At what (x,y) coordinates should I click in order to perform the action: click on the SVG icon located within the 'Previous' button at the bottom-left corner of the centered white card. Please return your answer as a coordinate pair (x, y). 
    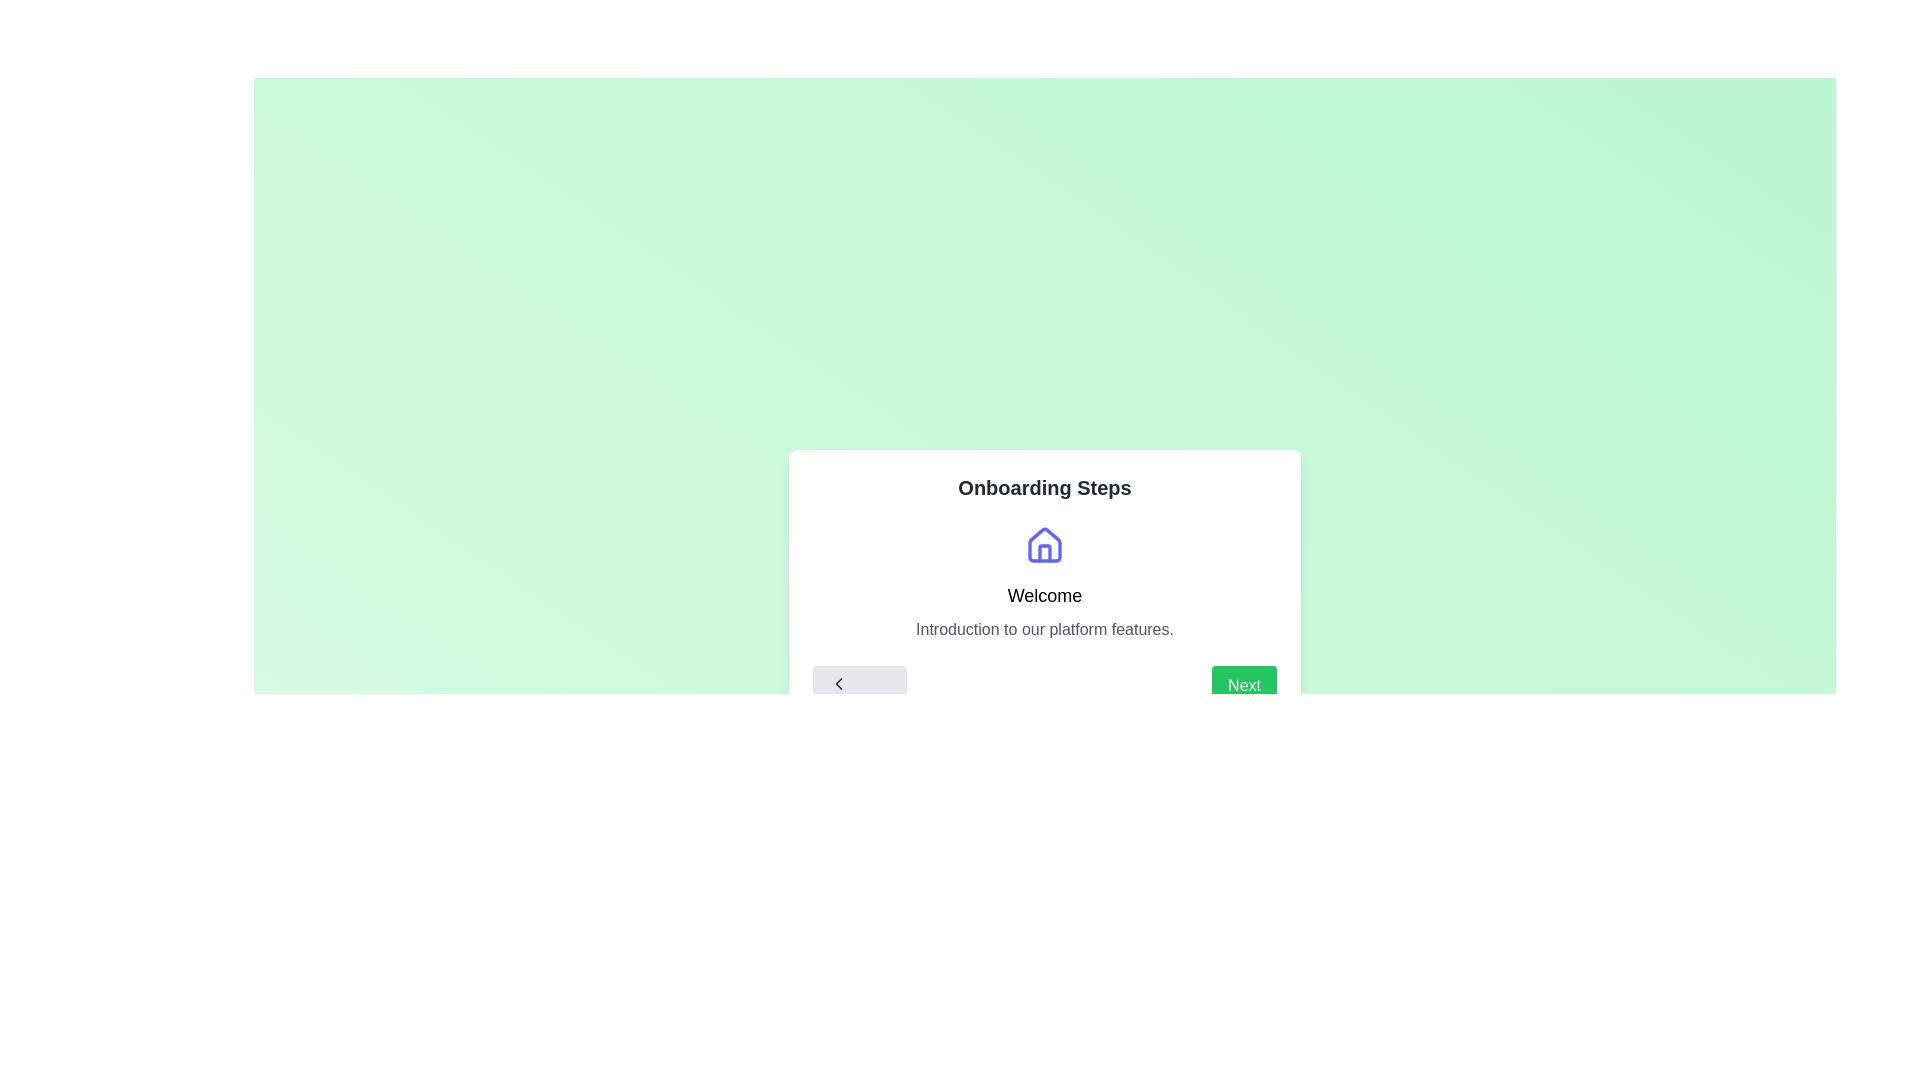
    Looking at the image, I should click on (839, 682).